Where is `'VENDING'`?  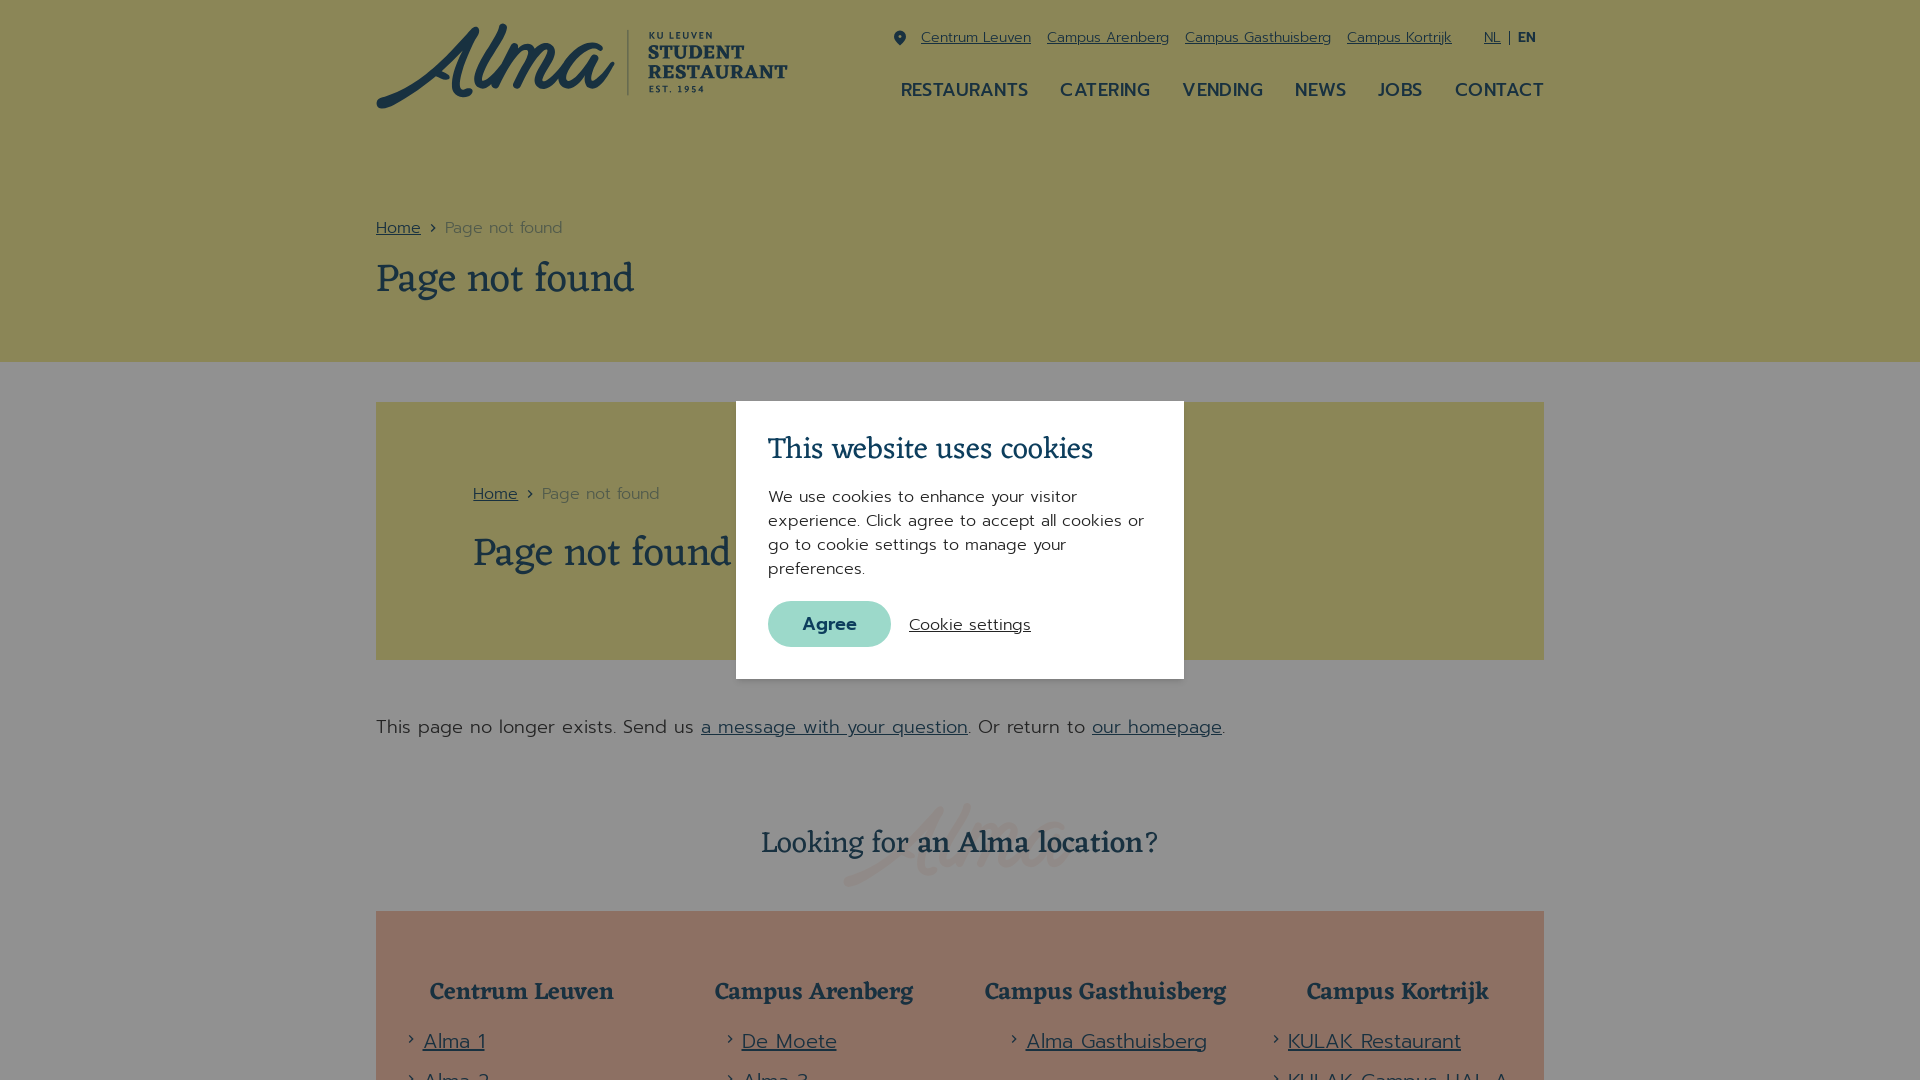
'VENDING' is located at coordinates (1221, 88).